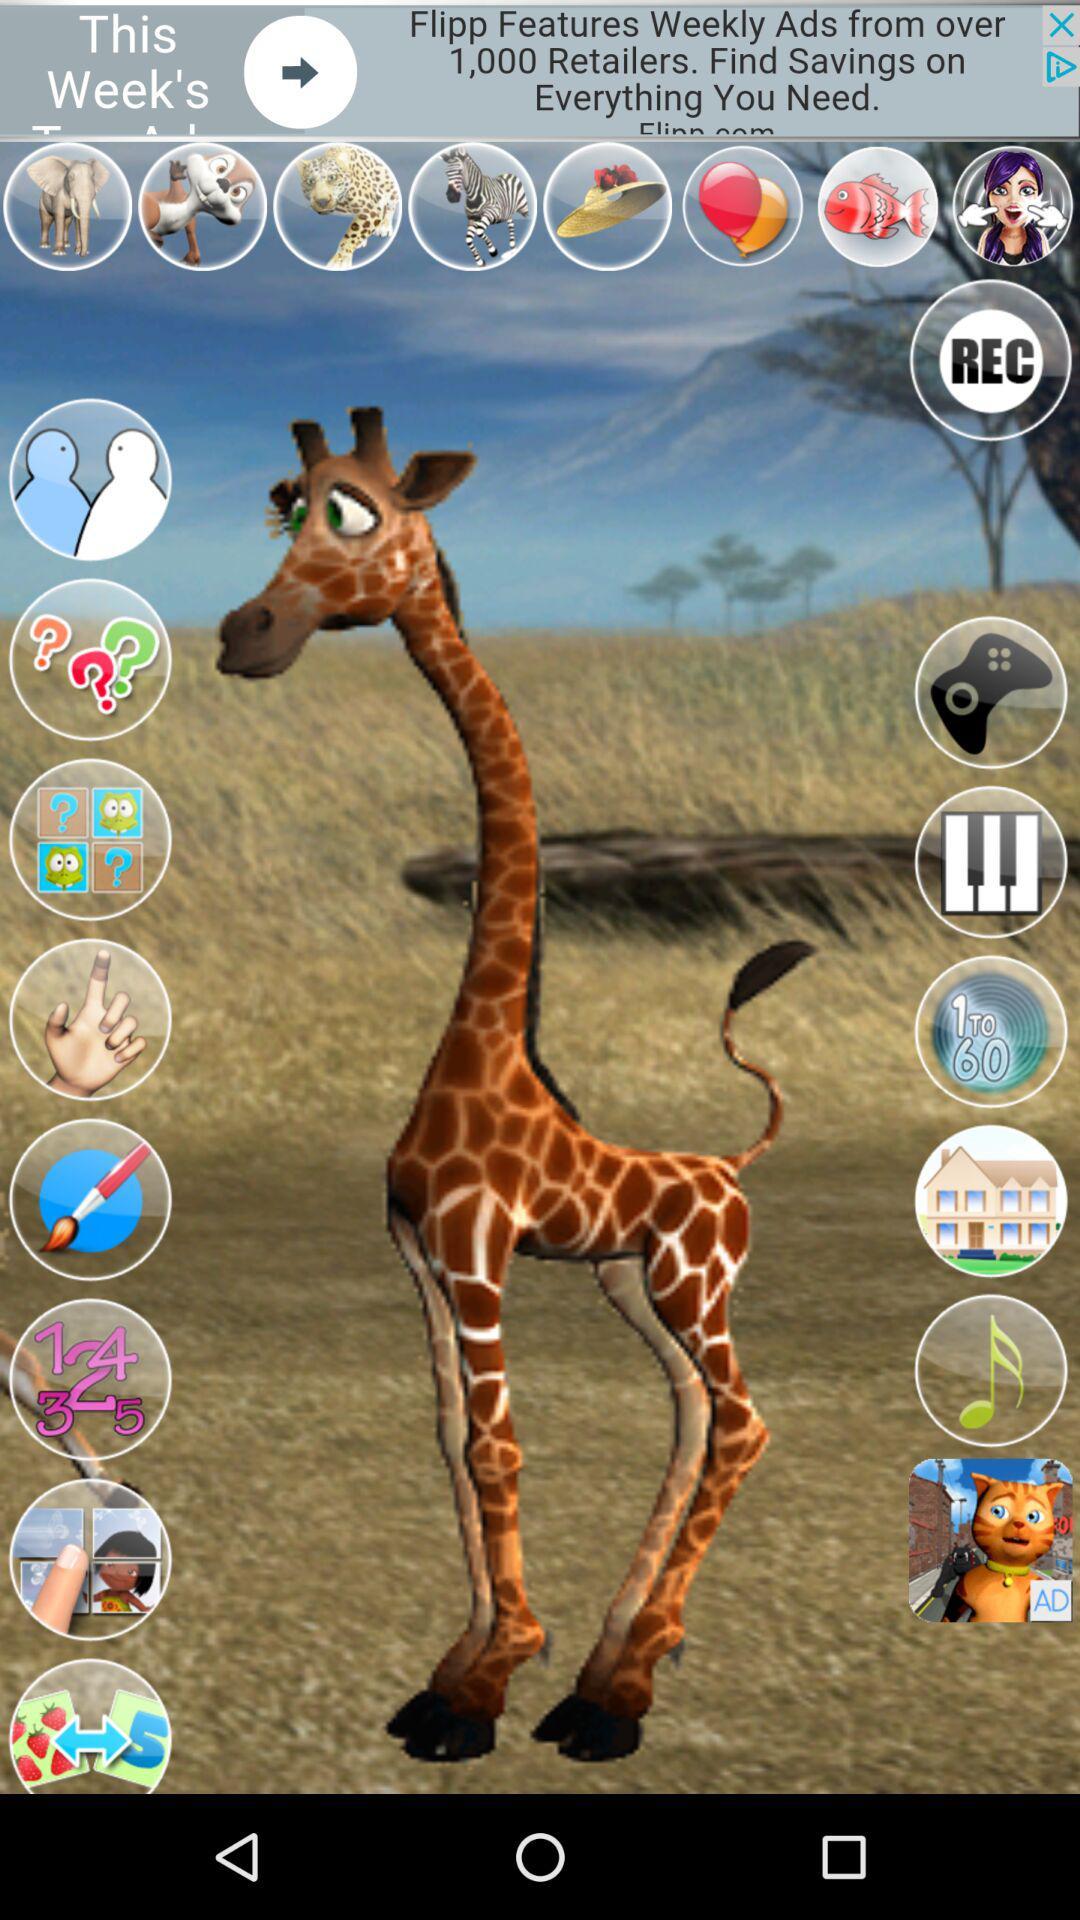 This screenshot has width=1080, height=1920. What do you see at coordinates (990, 922) in the screenshot?
I see `the pause icon` at bounding box center [990, 922].